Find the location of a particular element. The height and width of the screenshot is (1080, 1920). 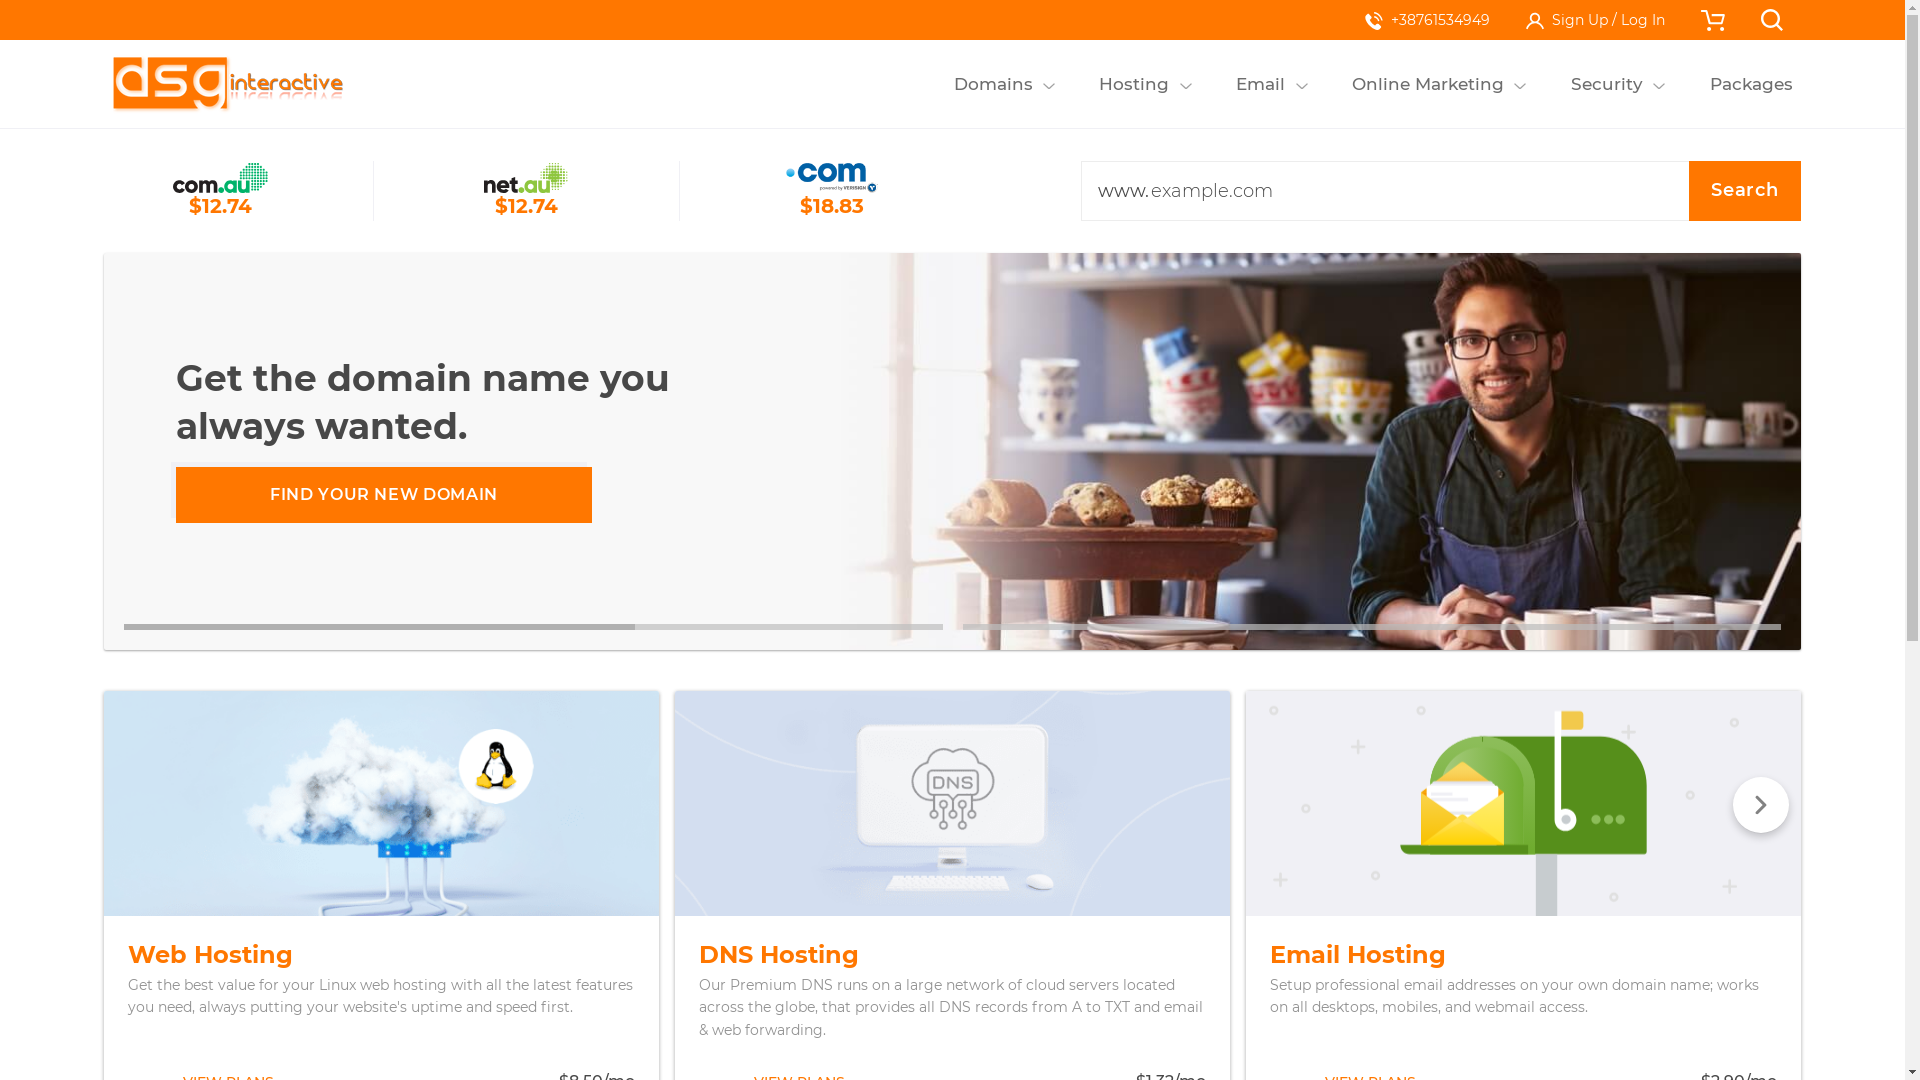

'Email' is located at coordinates (1260, 83).